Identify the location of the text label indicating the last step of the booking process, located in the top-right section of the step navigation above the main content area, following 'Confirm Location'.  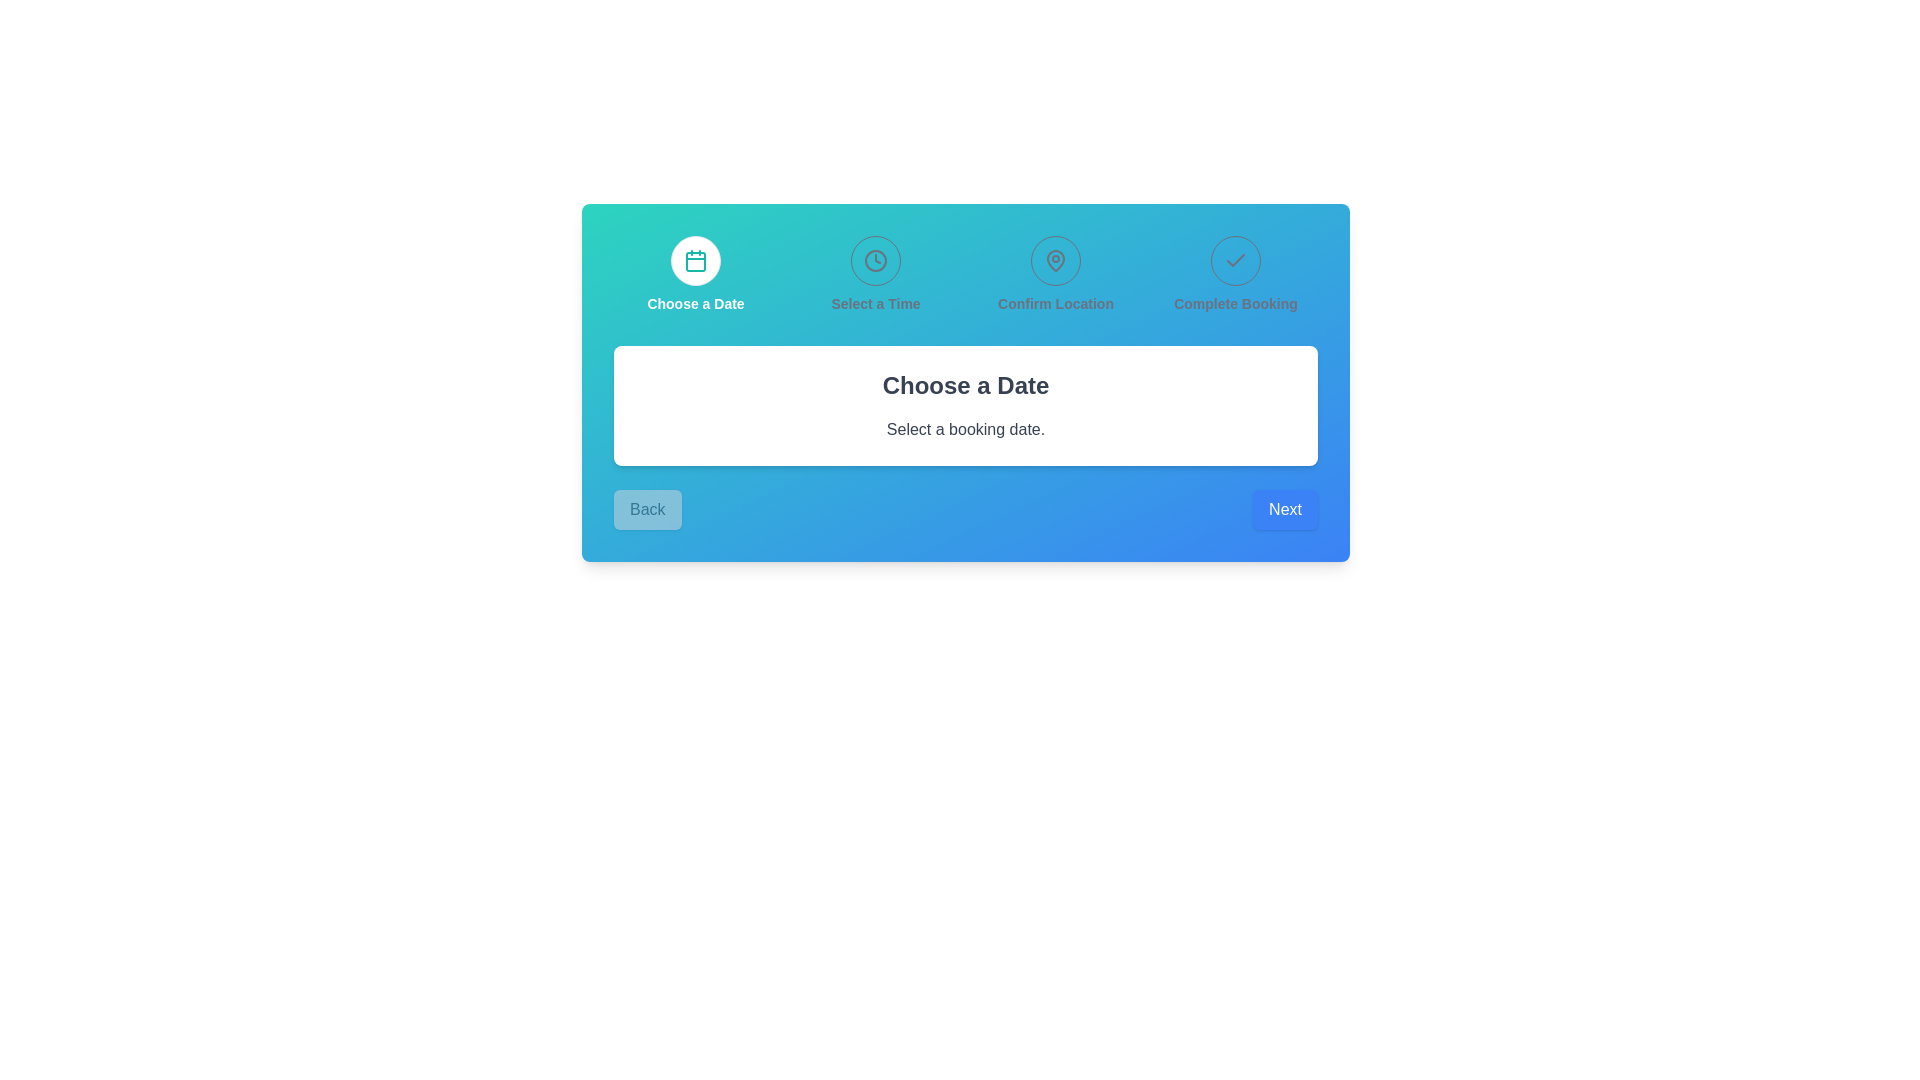
(1234, 304).